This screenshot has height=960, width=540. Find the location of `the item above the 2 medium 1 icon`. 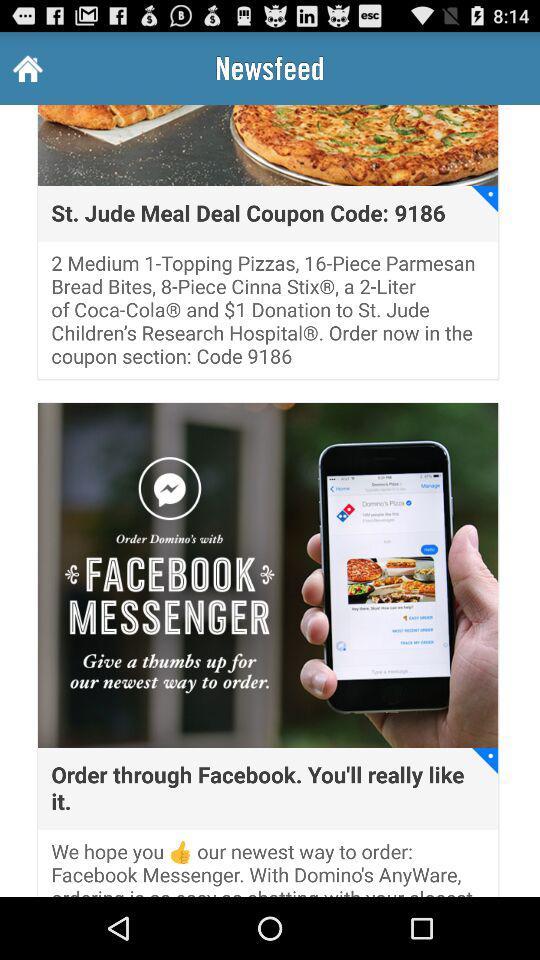

the item above the 2 medium 1 icon is located at coordinates (248, 213).